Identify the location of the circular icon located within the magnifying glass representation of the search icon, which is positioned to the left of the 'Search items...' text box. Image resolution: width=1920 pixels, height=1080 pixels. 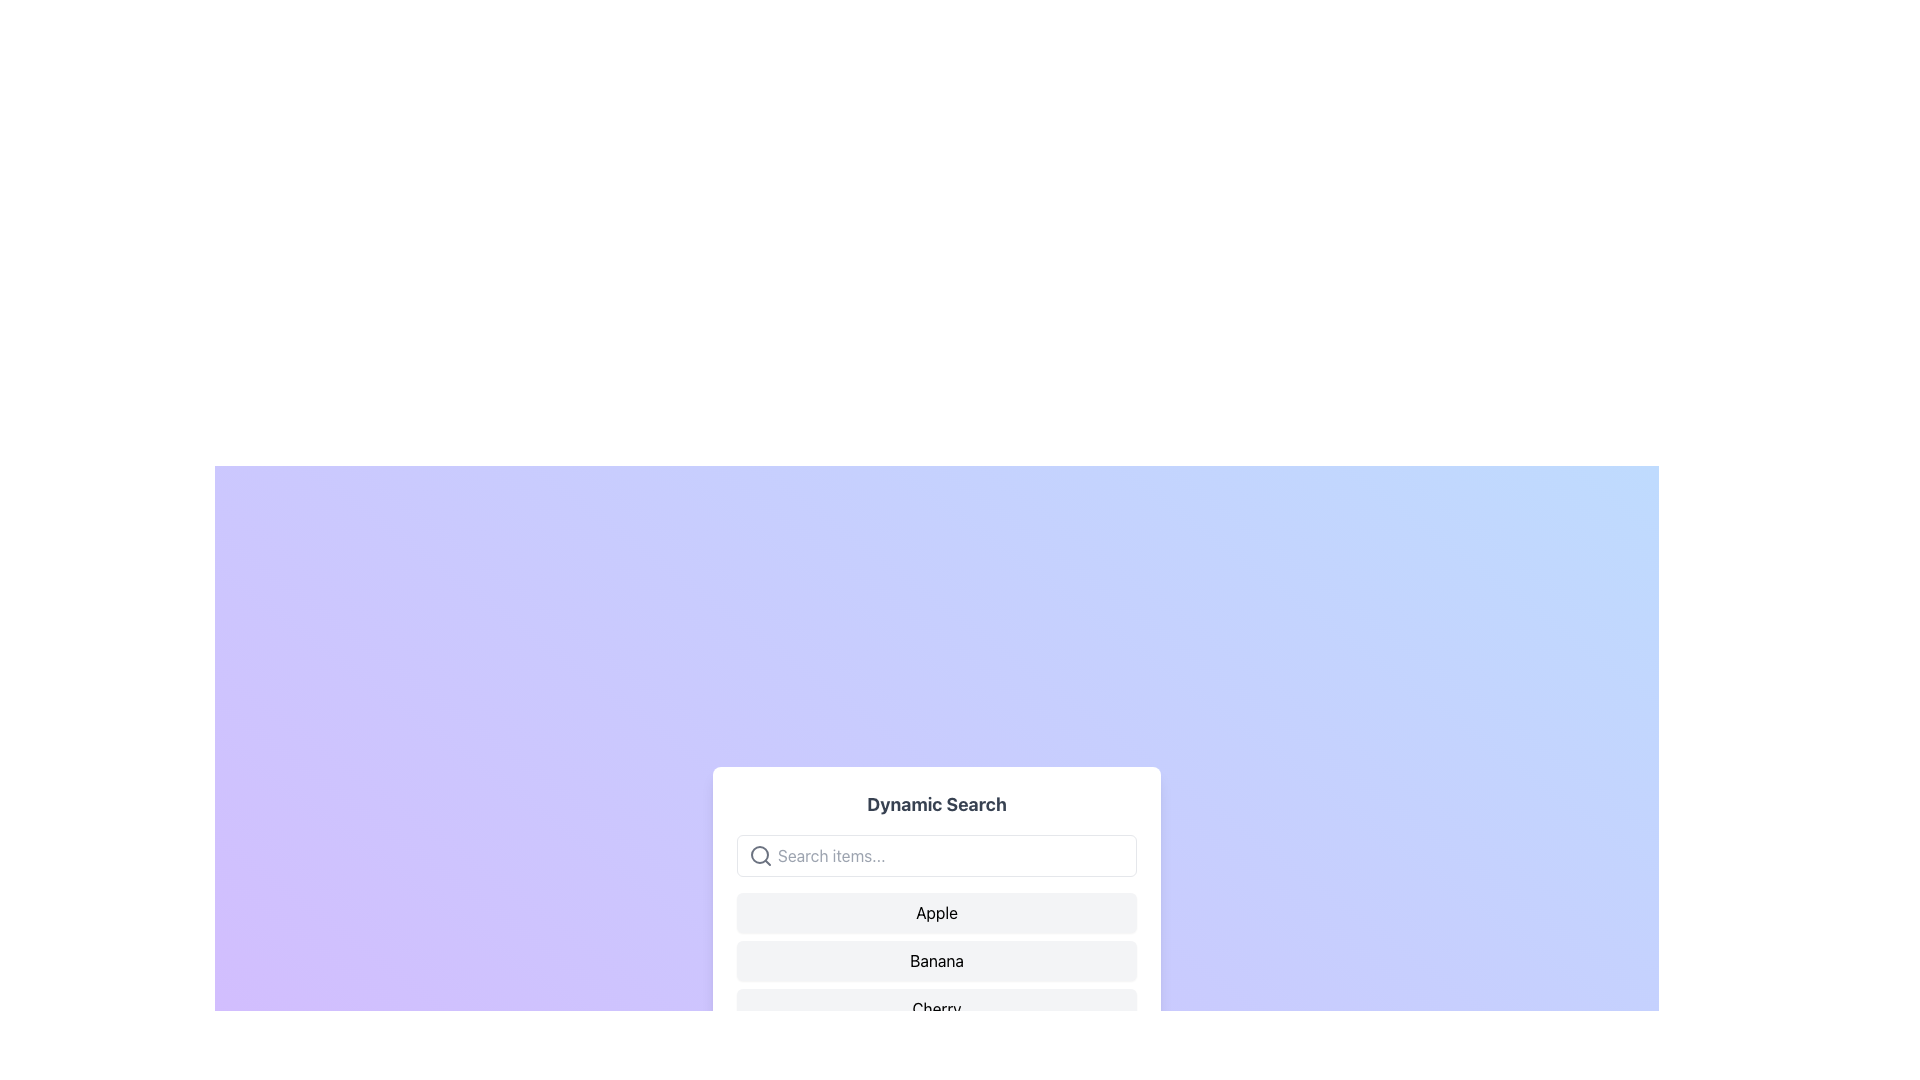
(758, 855).